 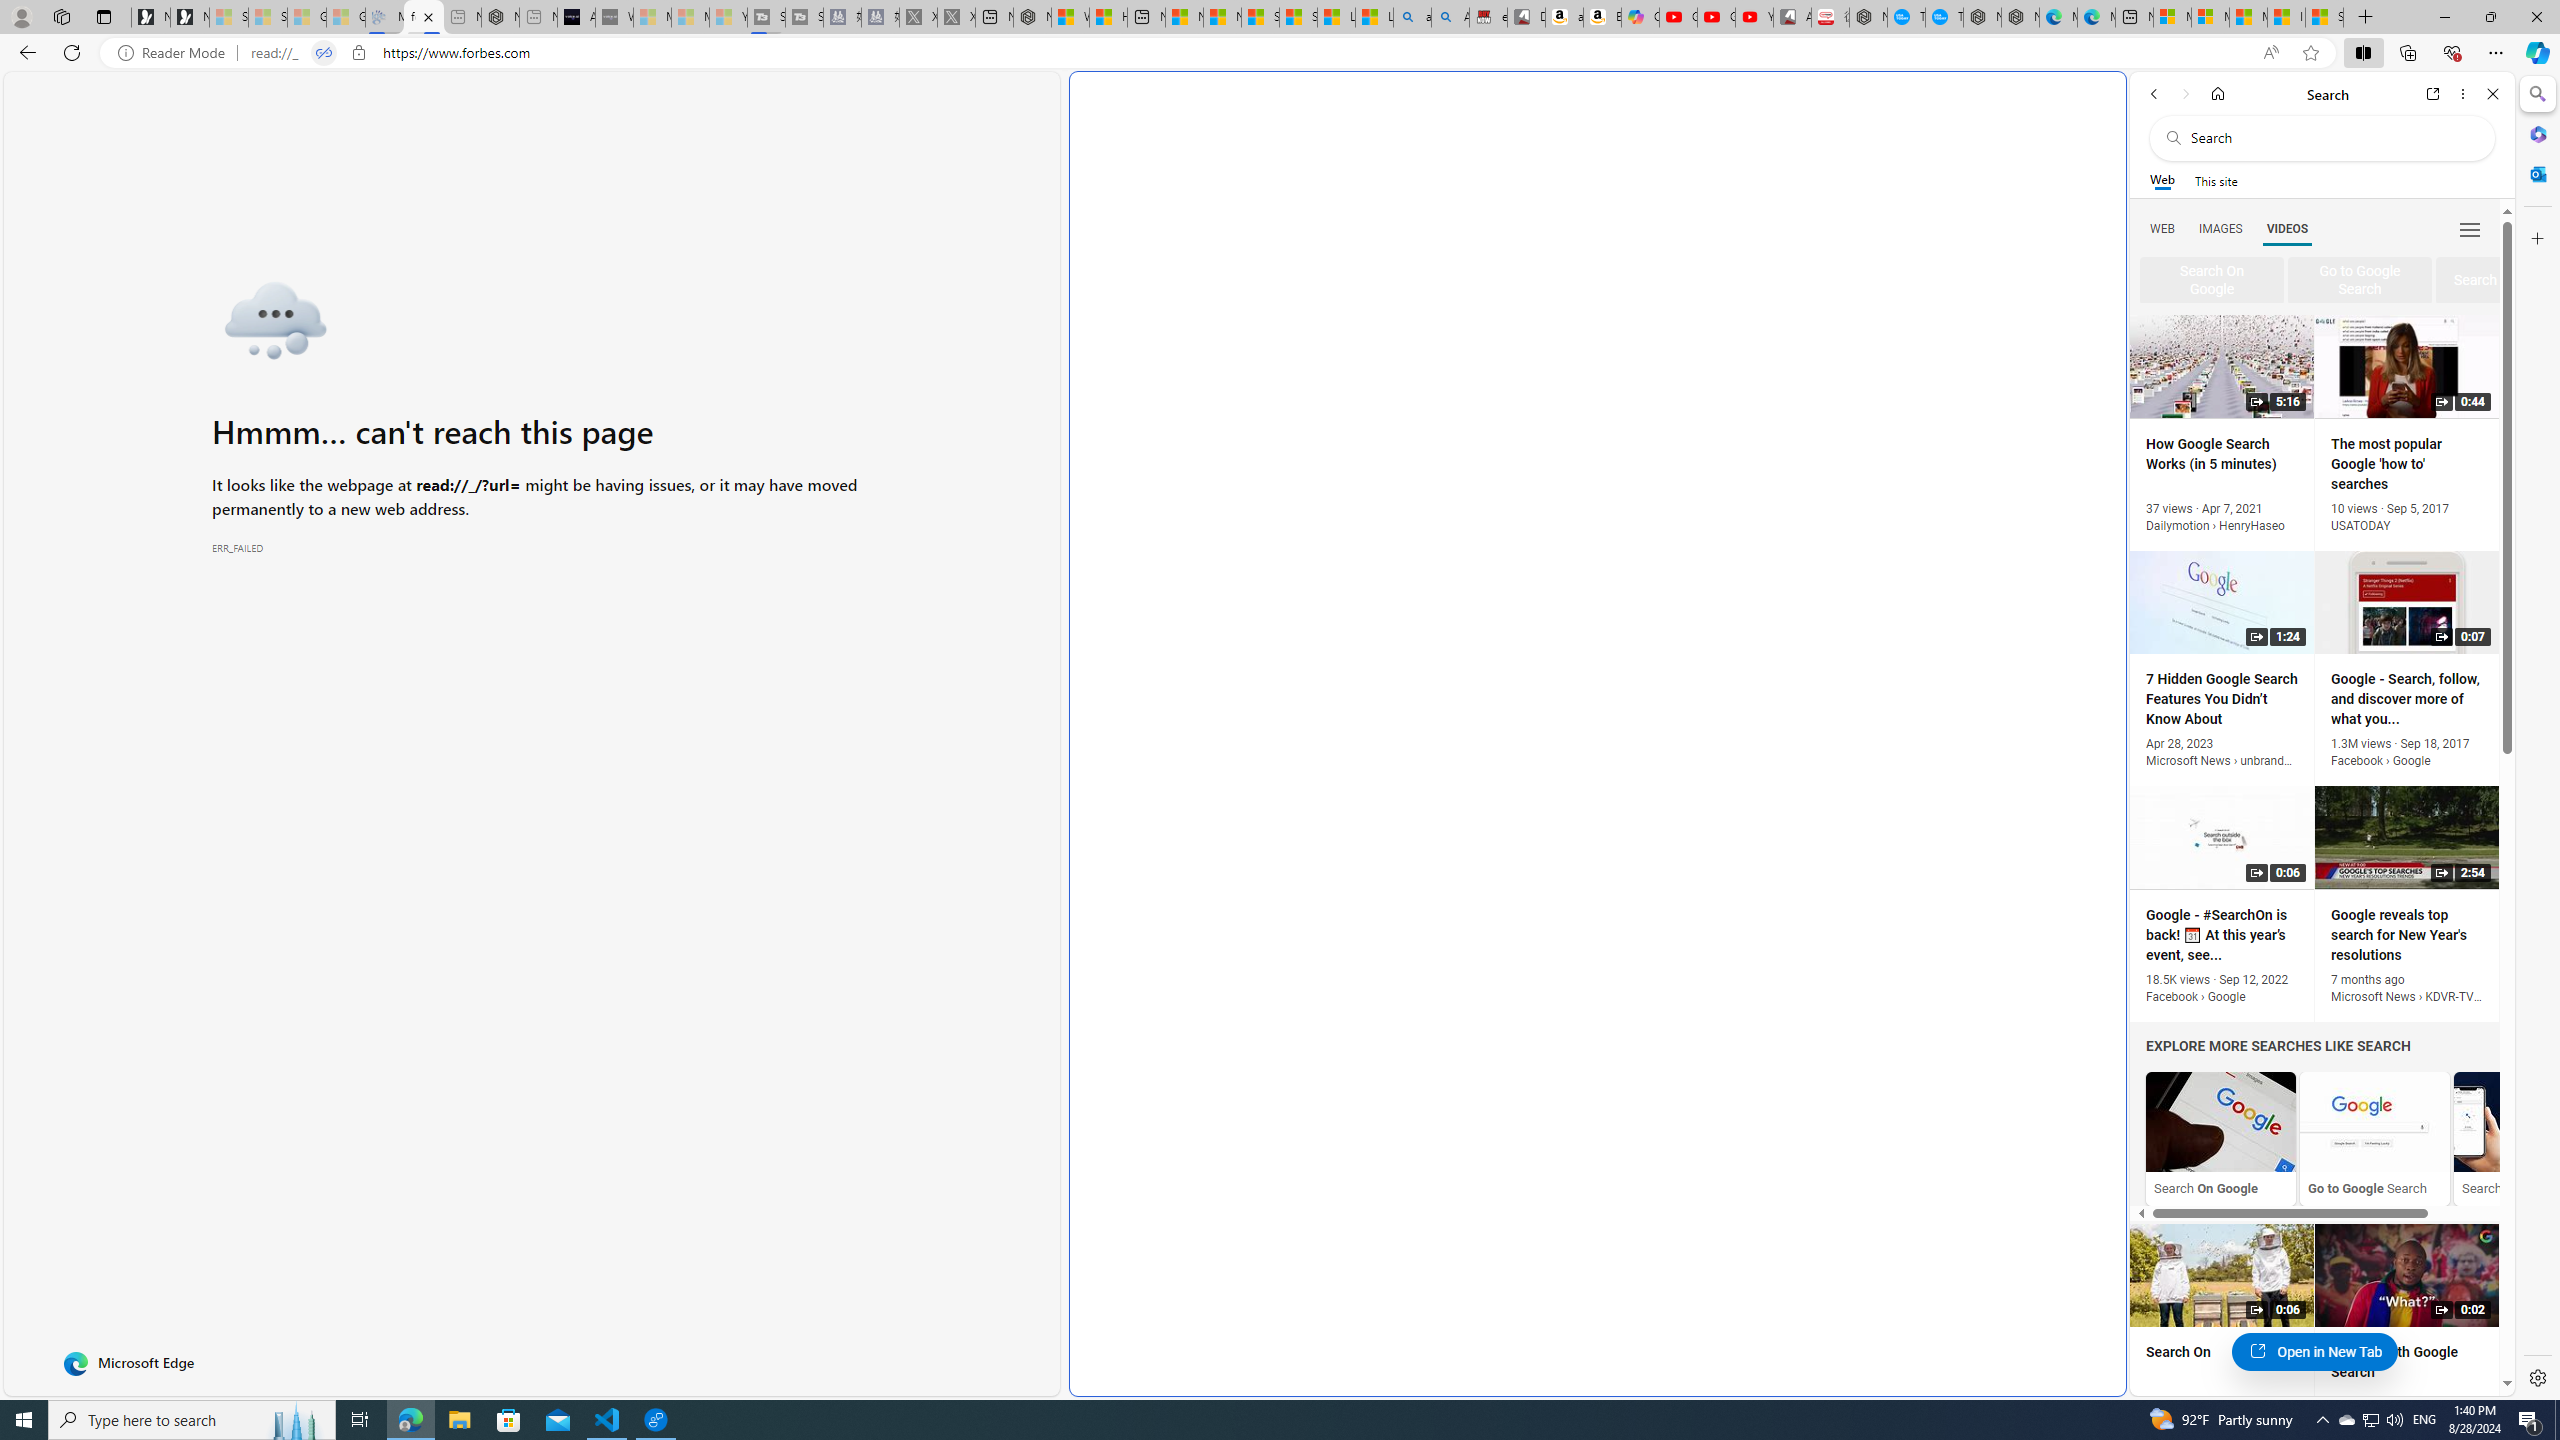 I want to click on 'Class: b_serphb', so click(x=2470, y=229).